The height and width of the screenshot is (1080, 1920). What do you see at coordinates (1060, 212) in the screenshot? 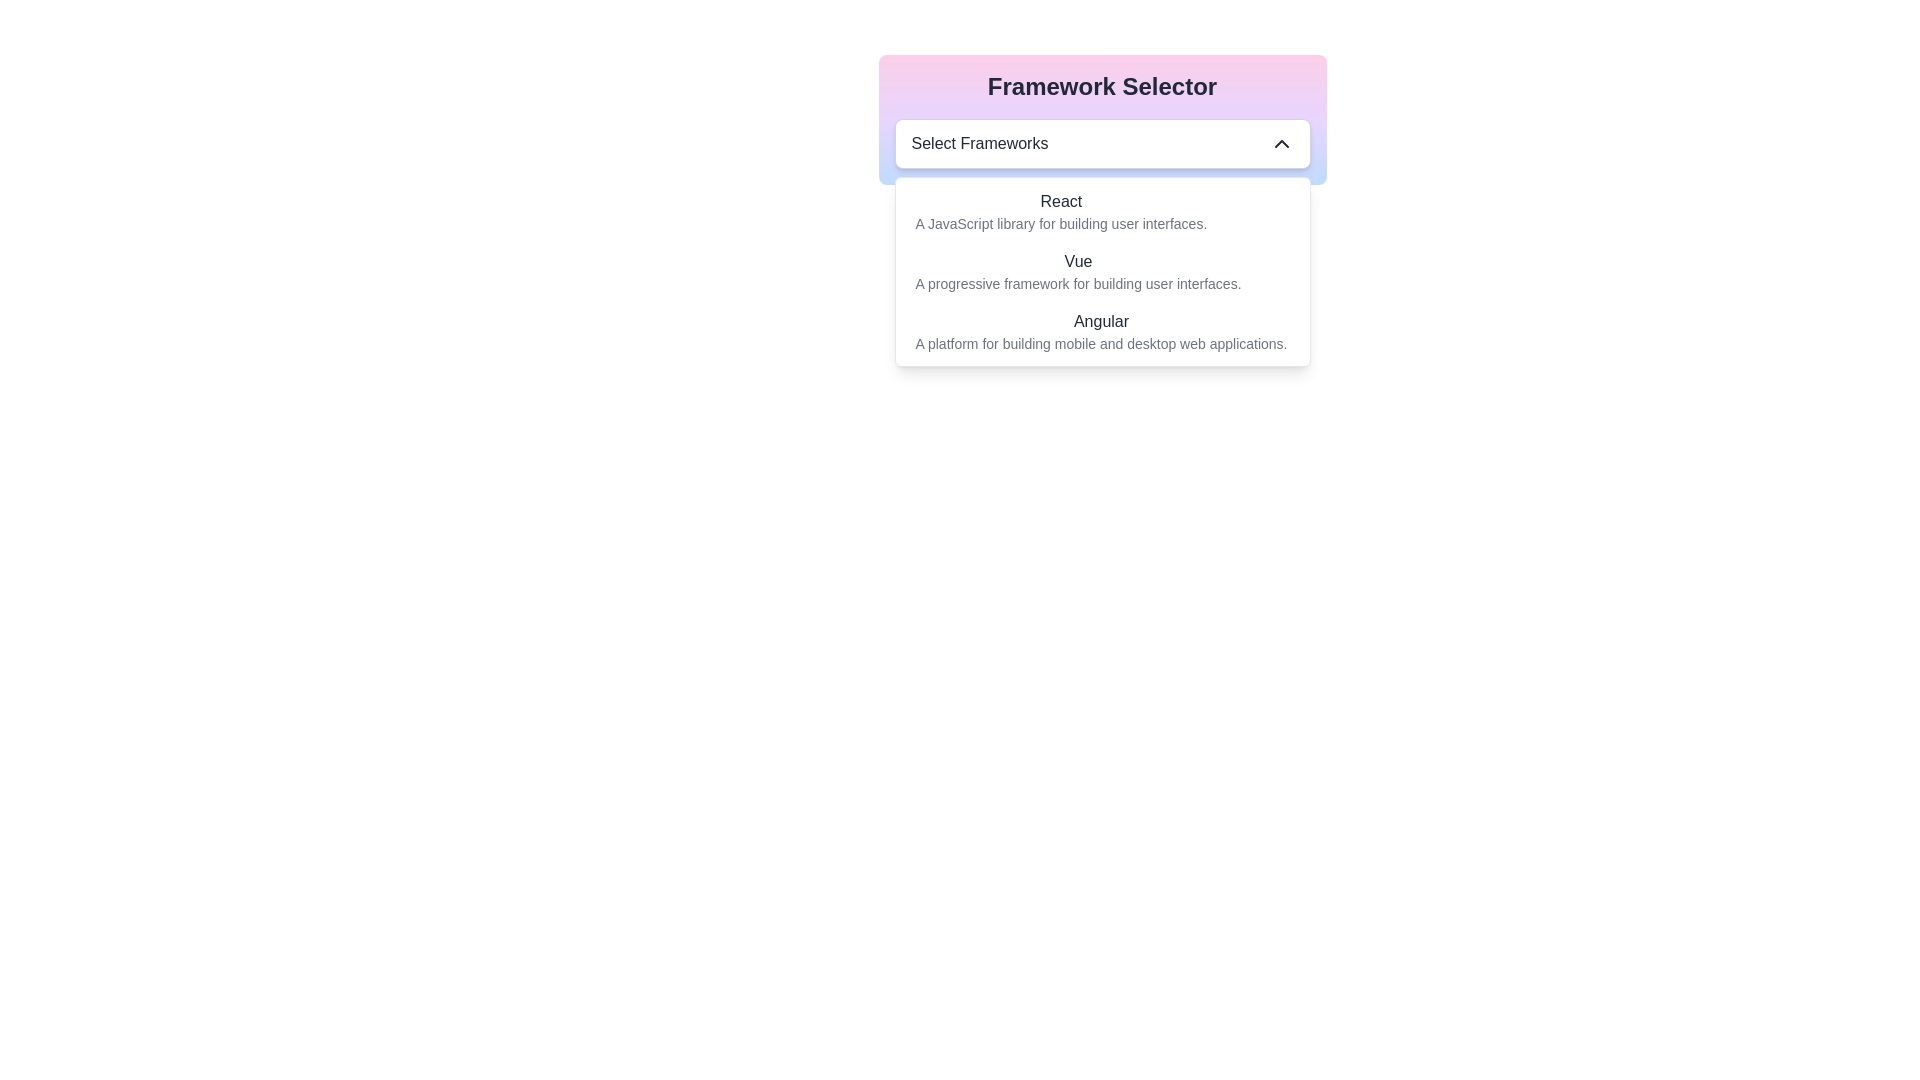
I see `the text block displaying 'React A JavaScript library for building user interfaces.' in the dropdown menu under 'Framework Selector'` at bounding box center [1060, 212].